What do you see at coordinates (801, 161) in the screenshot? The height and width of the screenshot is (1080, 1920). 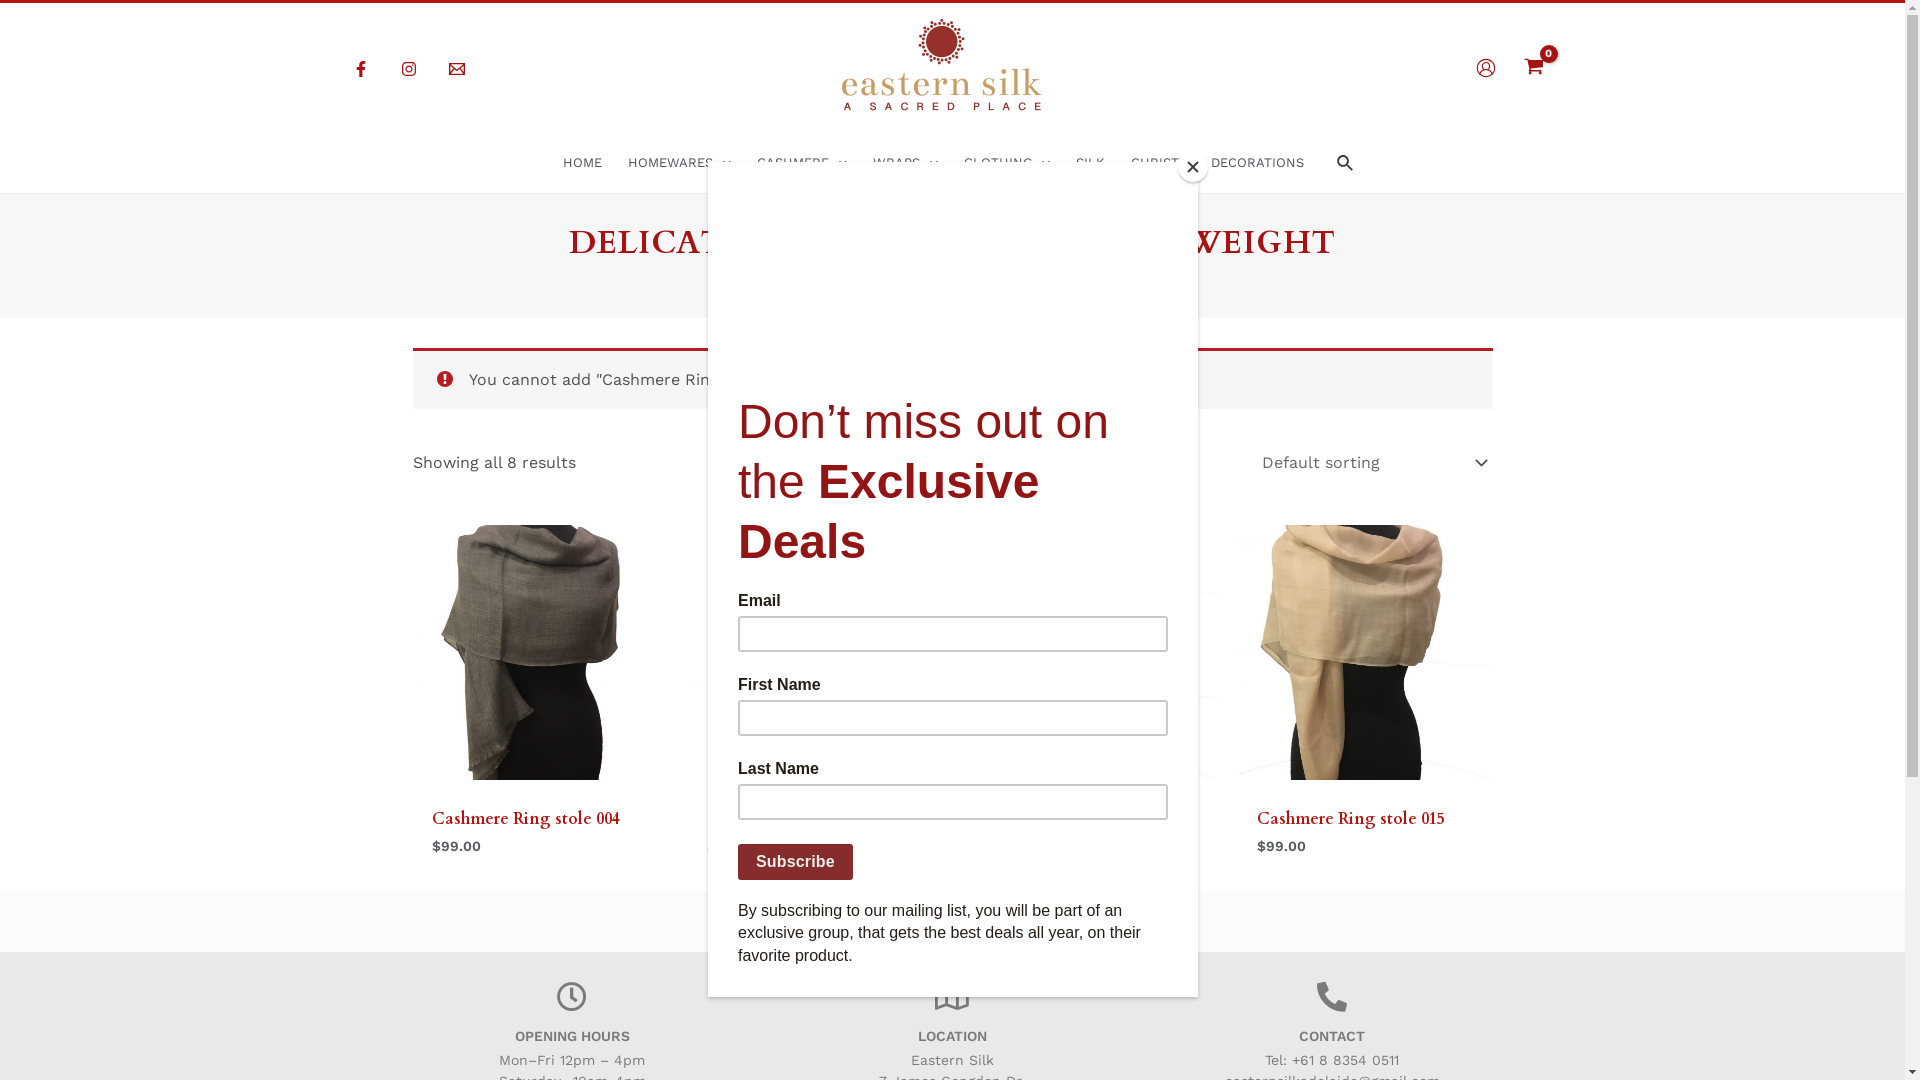 I see `'CASHMERE'` at bounding box center [801, 161].